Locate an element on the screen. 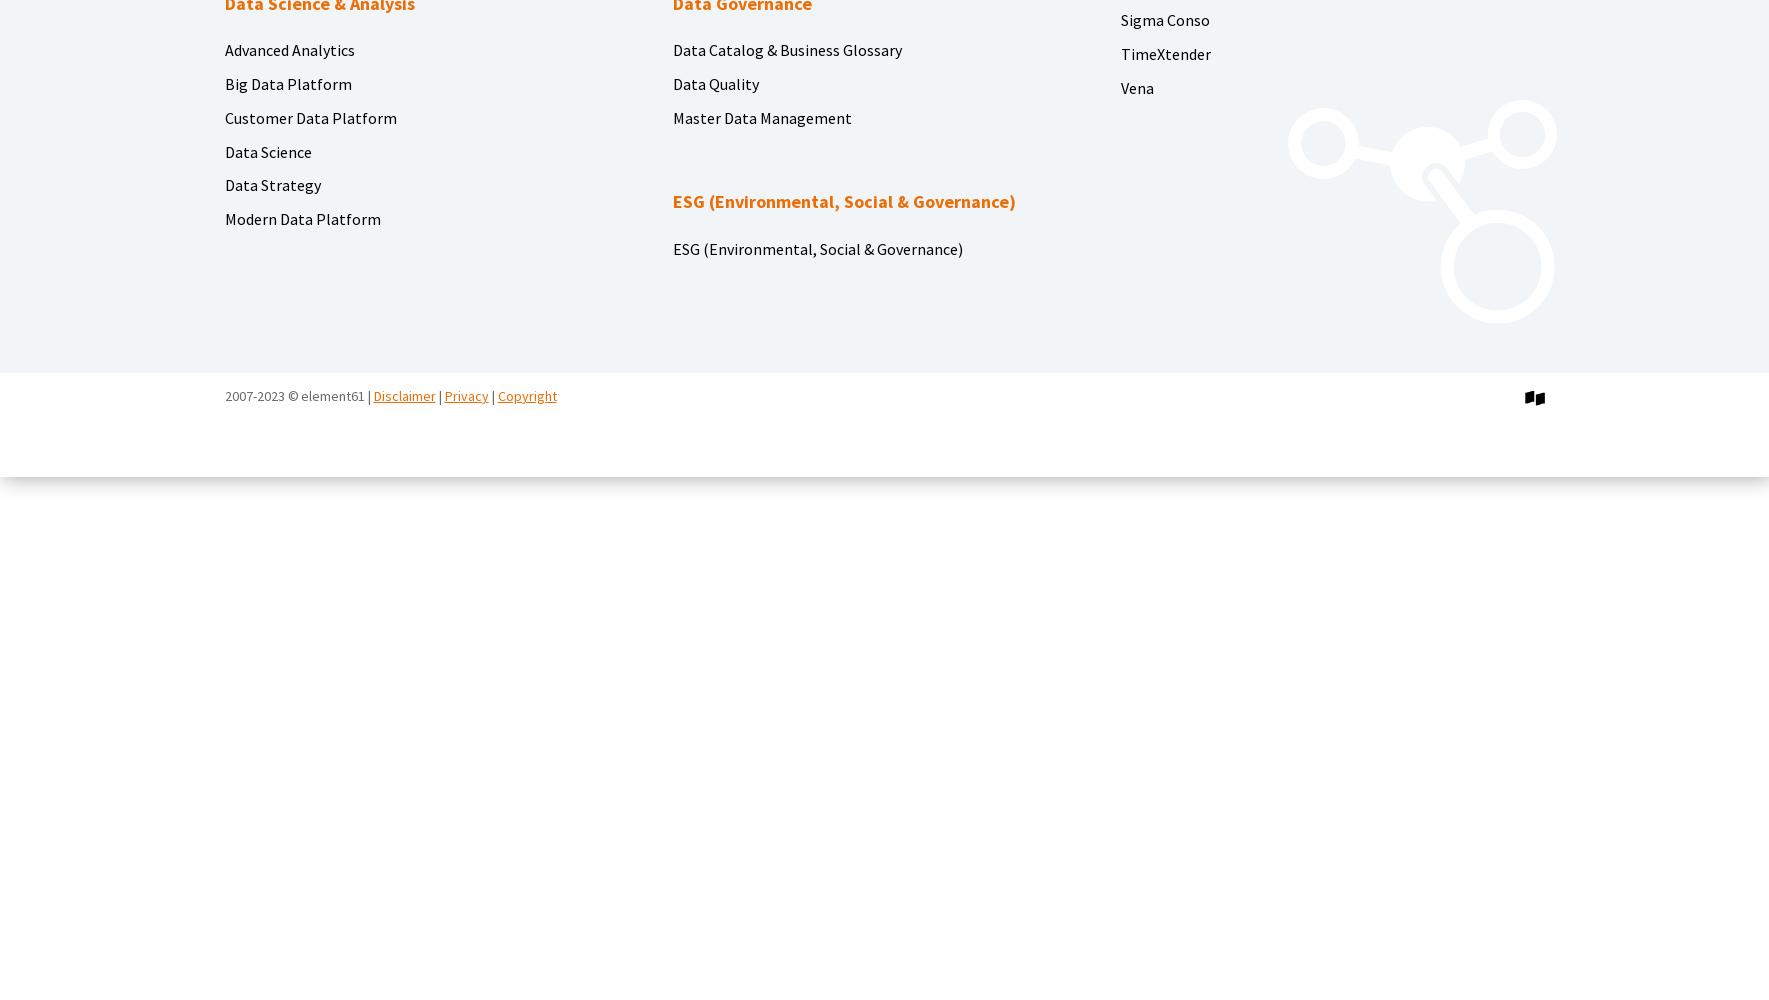  'Data Strategy' is located at coordinates (223, 185).